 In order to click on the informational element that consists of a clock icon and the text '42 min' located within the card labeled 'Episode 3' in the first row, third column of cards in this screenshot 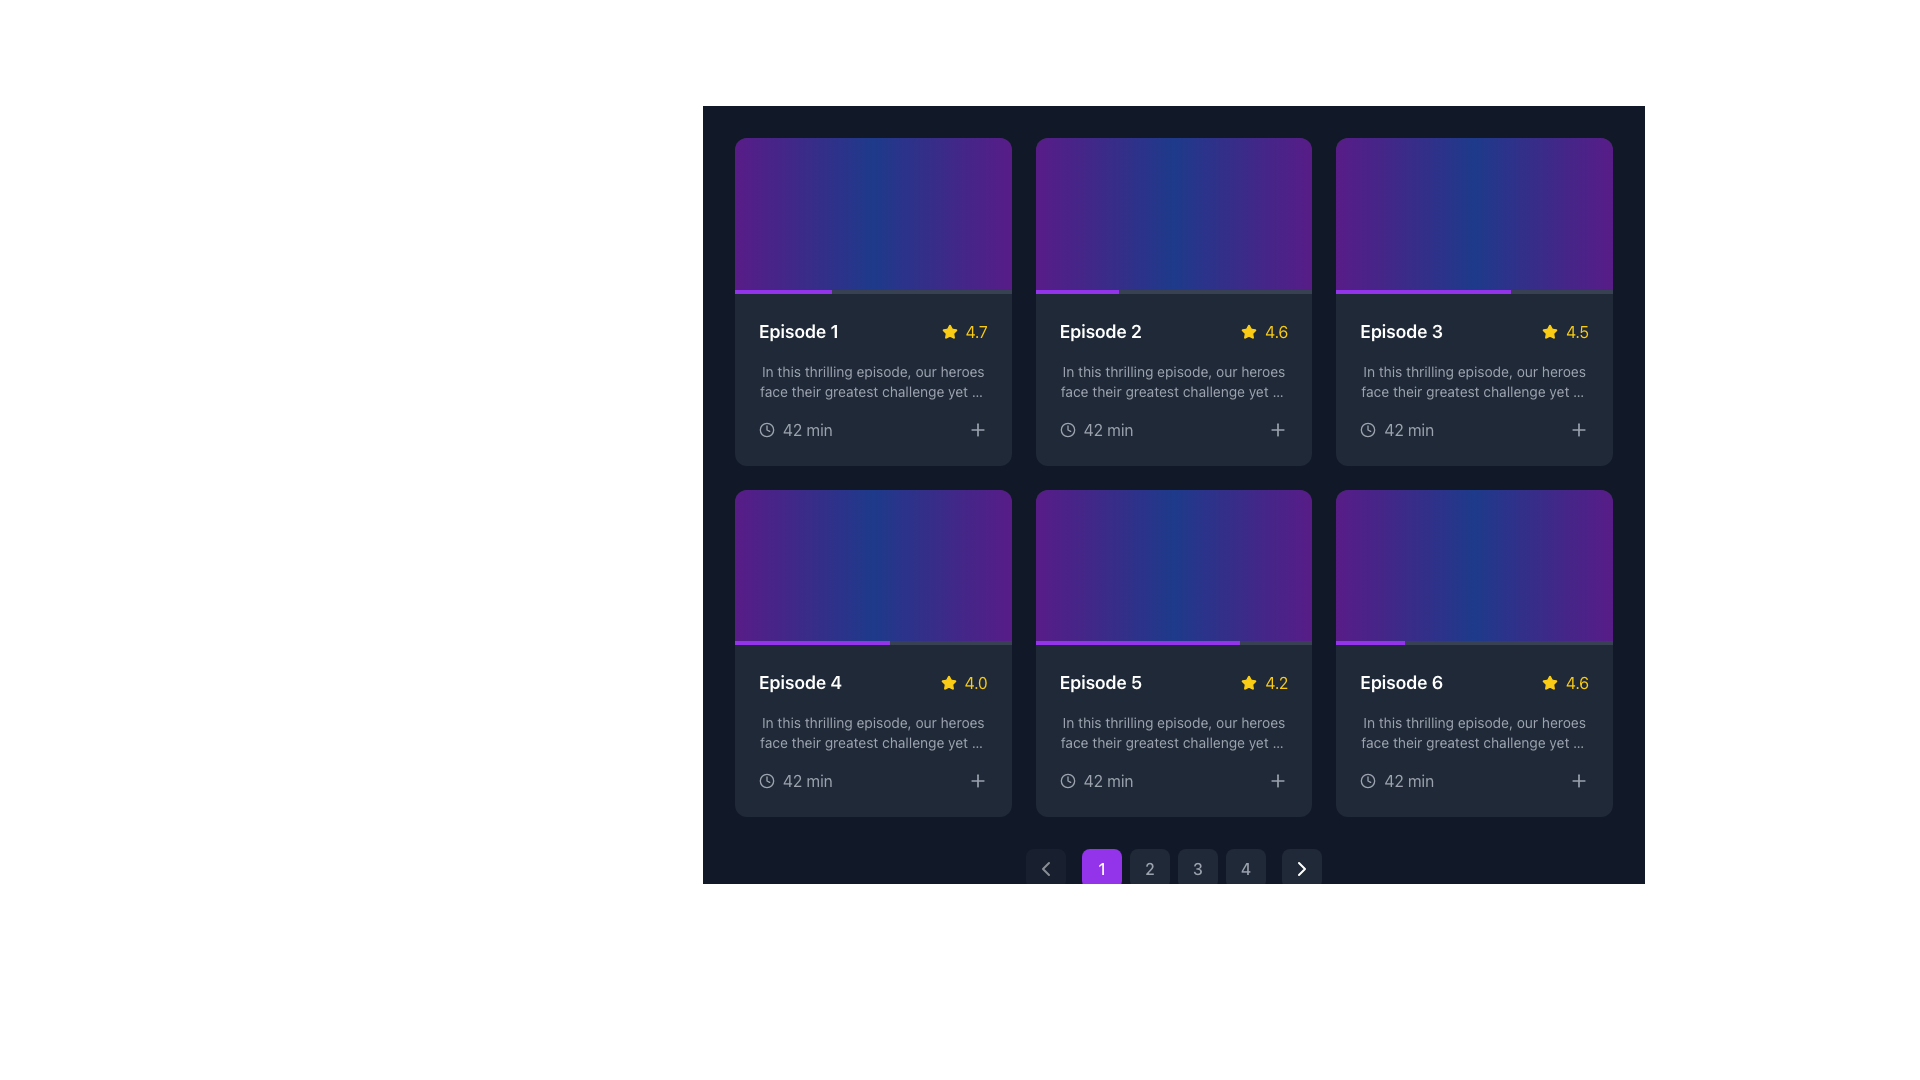, I will do `click(1396, 428)`.